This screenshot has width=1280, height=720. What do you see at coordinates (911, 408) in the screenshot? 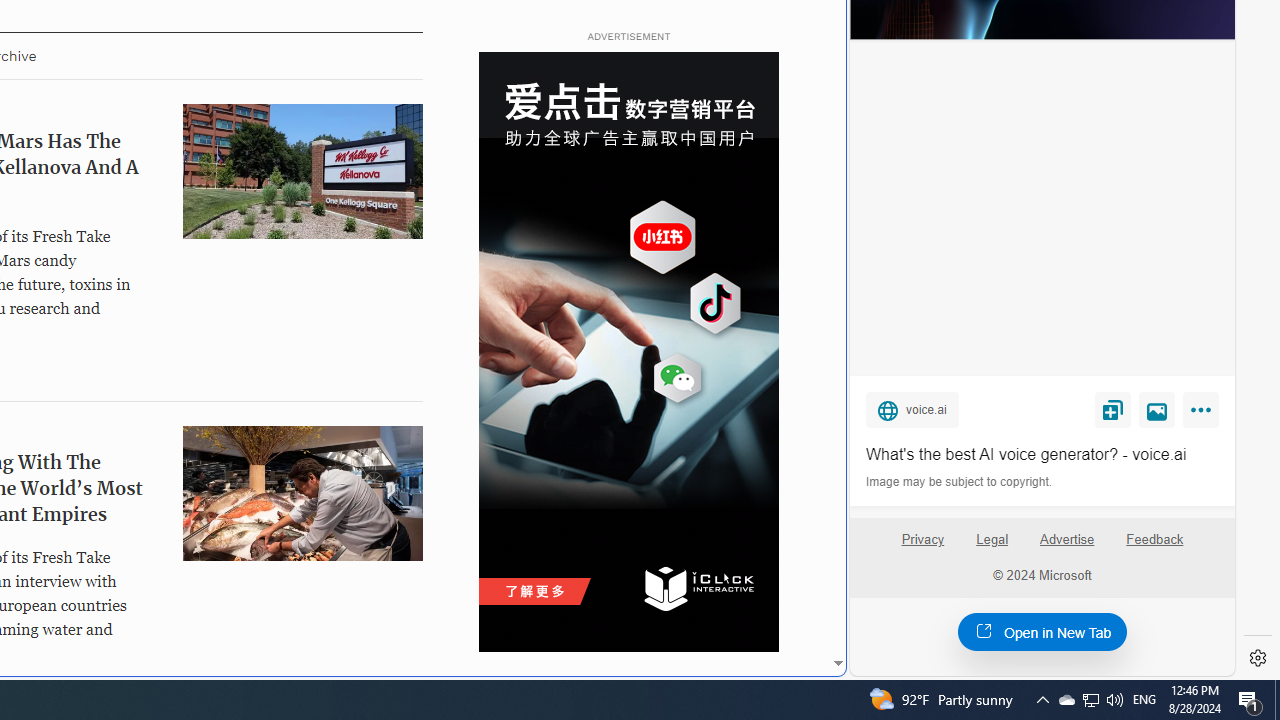
I see `'voice.ai'` at bounding box center [911, 408].